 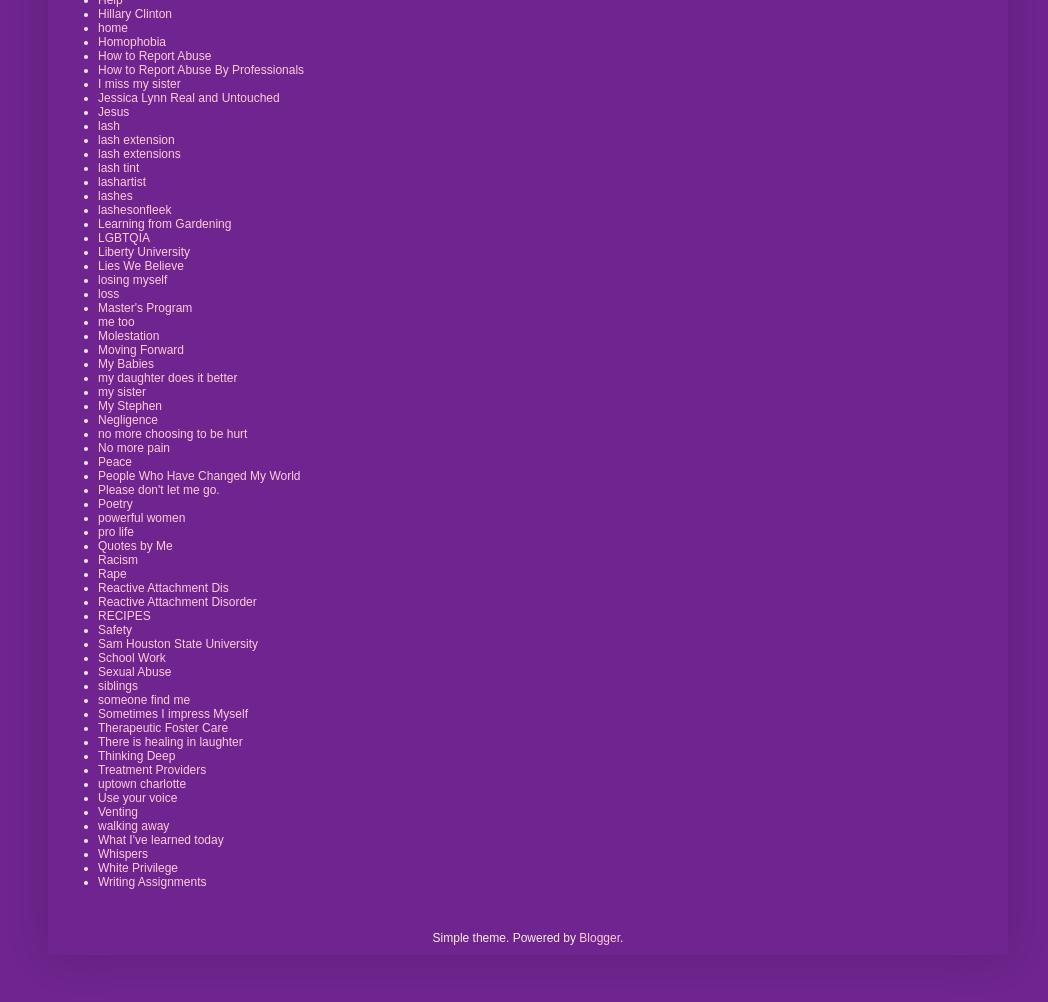 I want to click on 'Jessica Lynn Real and Untouched', so click(x=187, y=95).